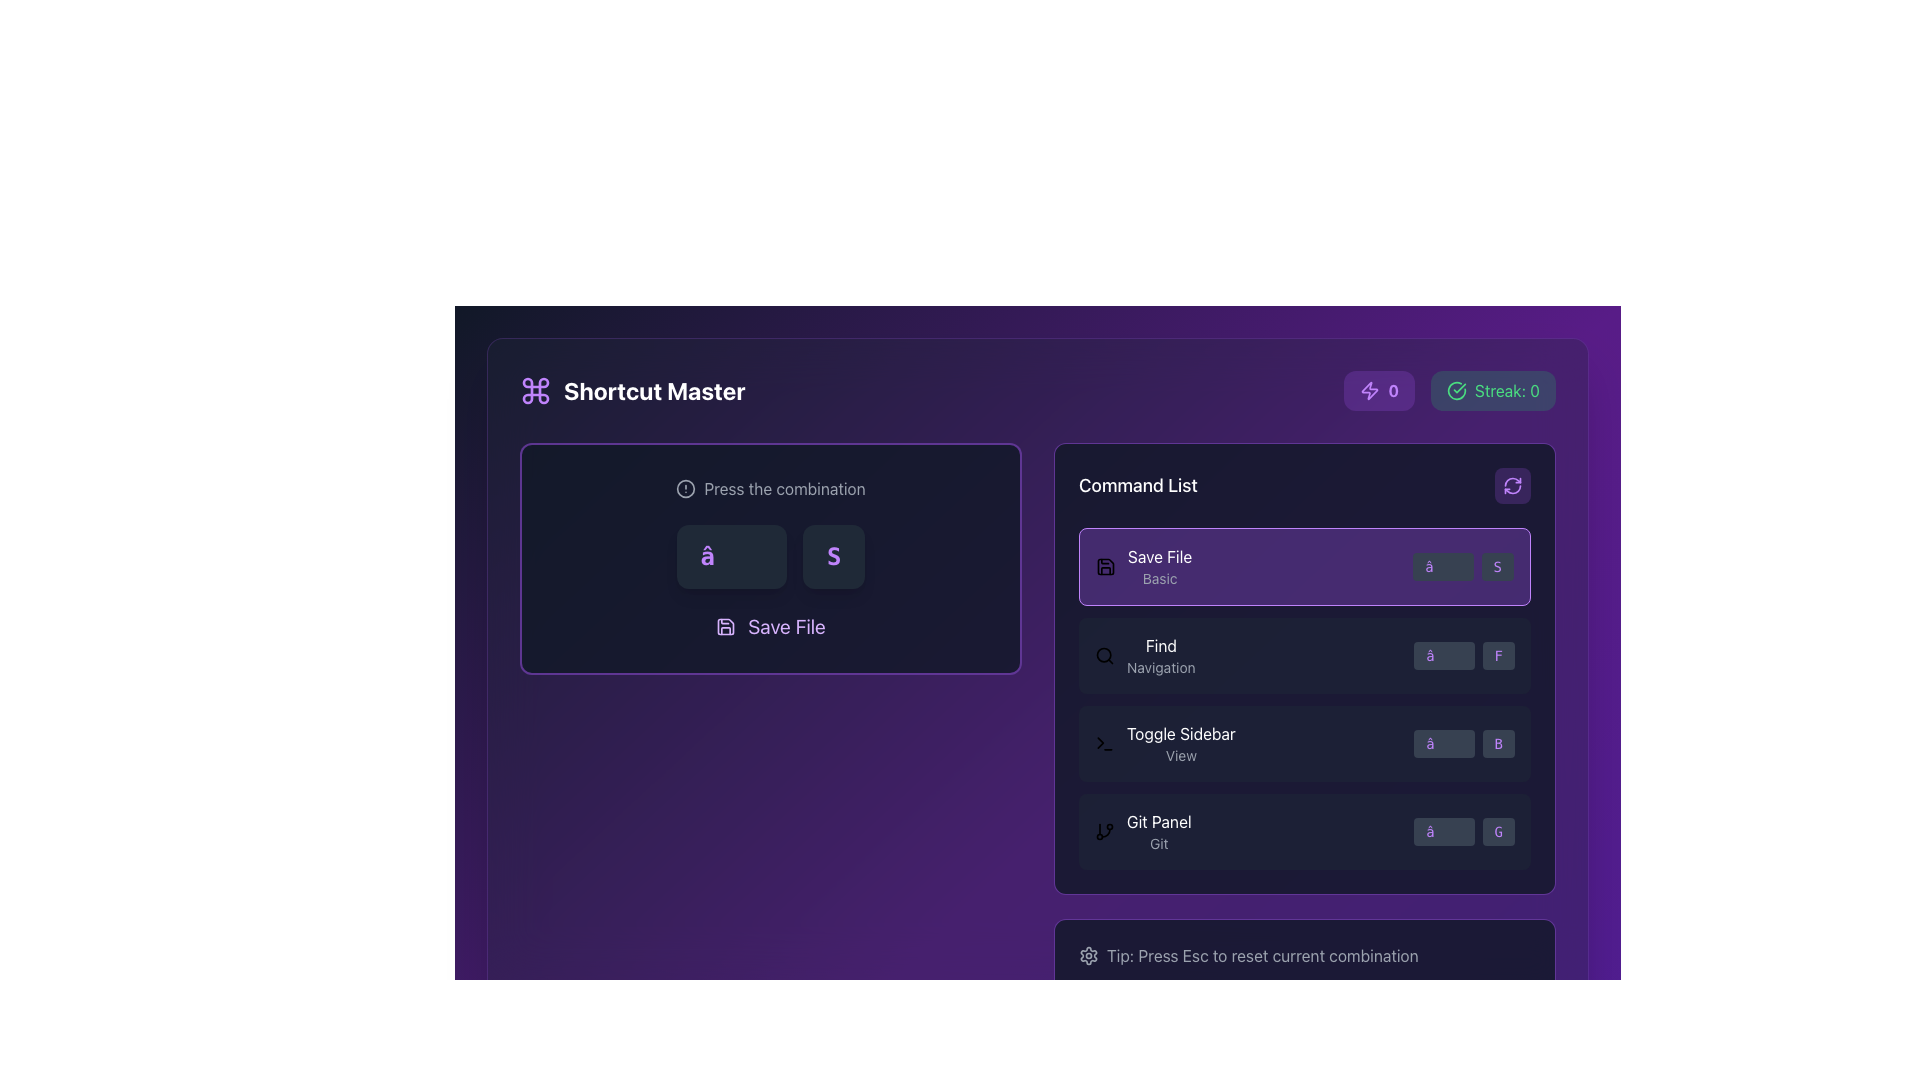  Describe the element at coordinates (1305, 955) in the screenshot. I see `the text label component that provides a tip for resetting a keyboard shortcut by pressing the 'Esc' key, located in the footer section just below the primary content area` at that location.